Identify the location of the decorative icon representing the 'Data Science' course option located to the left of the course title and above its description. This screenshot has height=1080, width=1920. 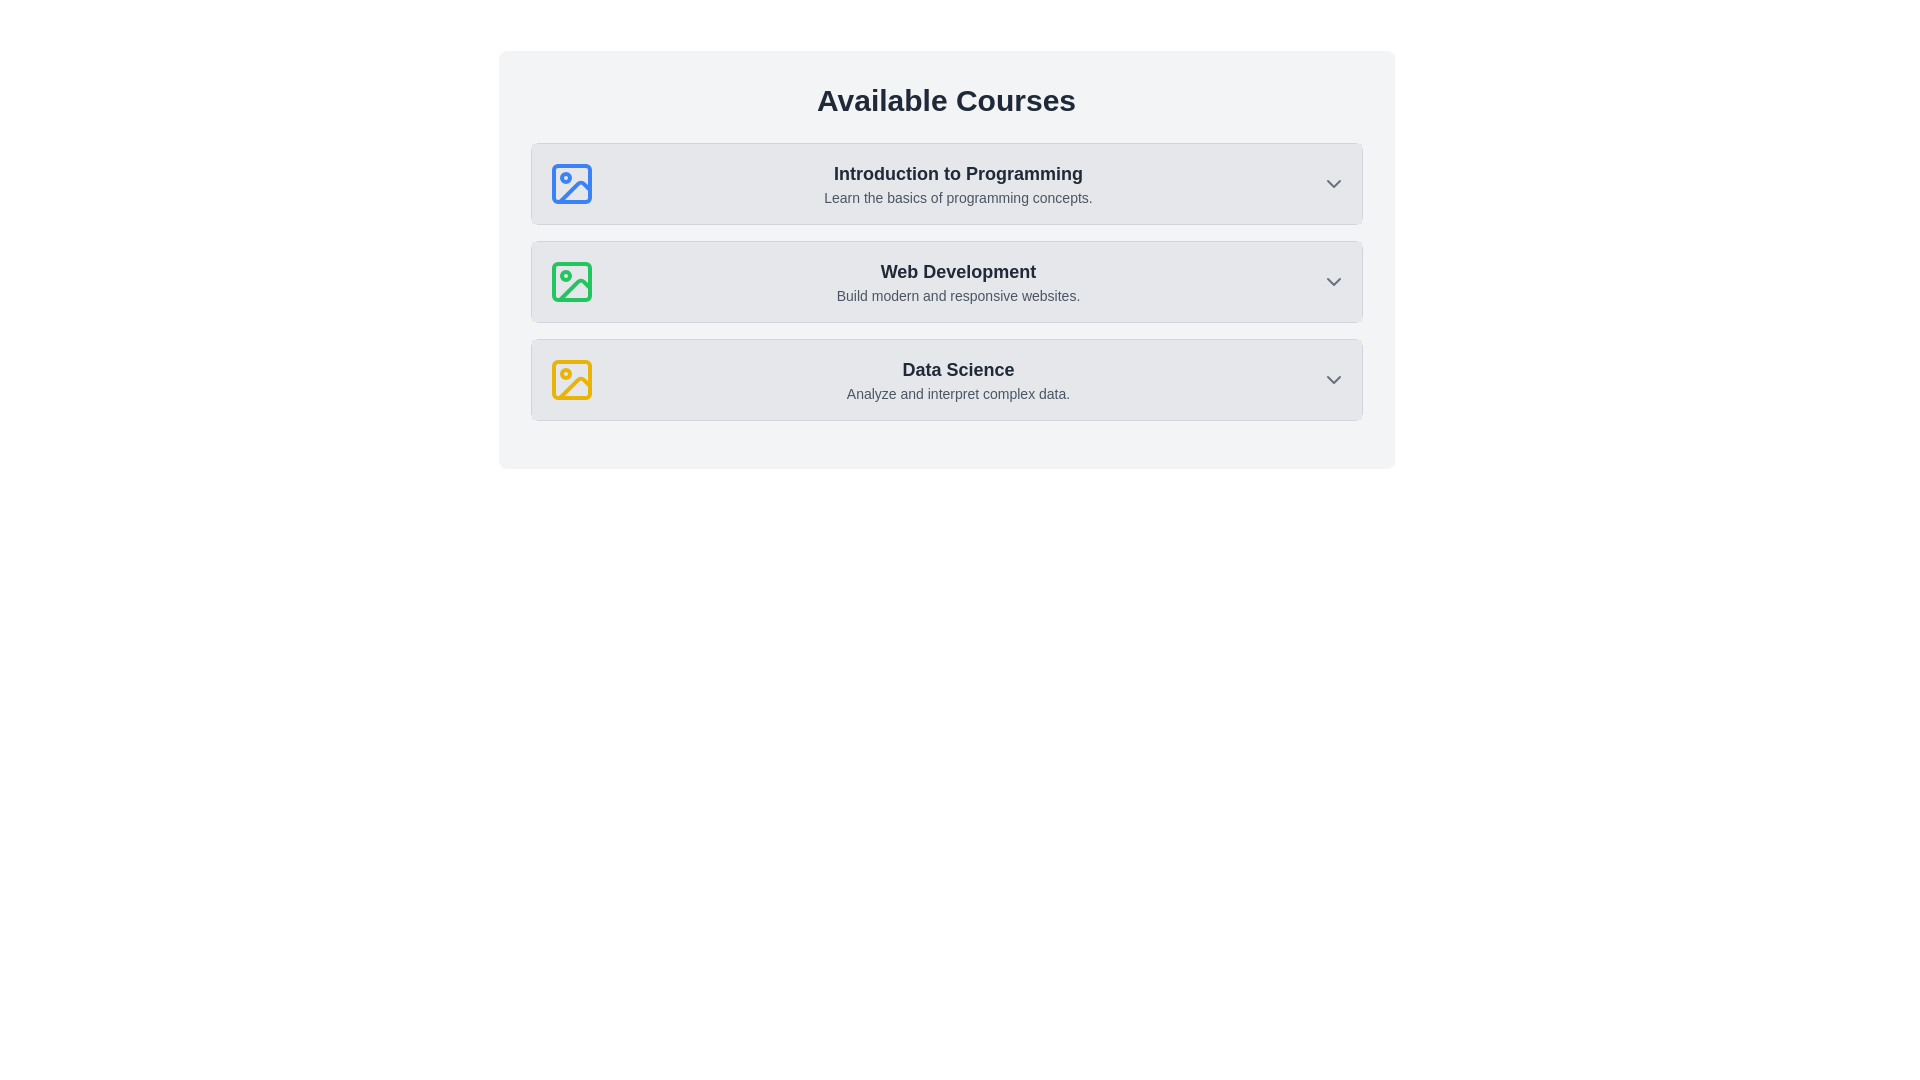
(570, 380).